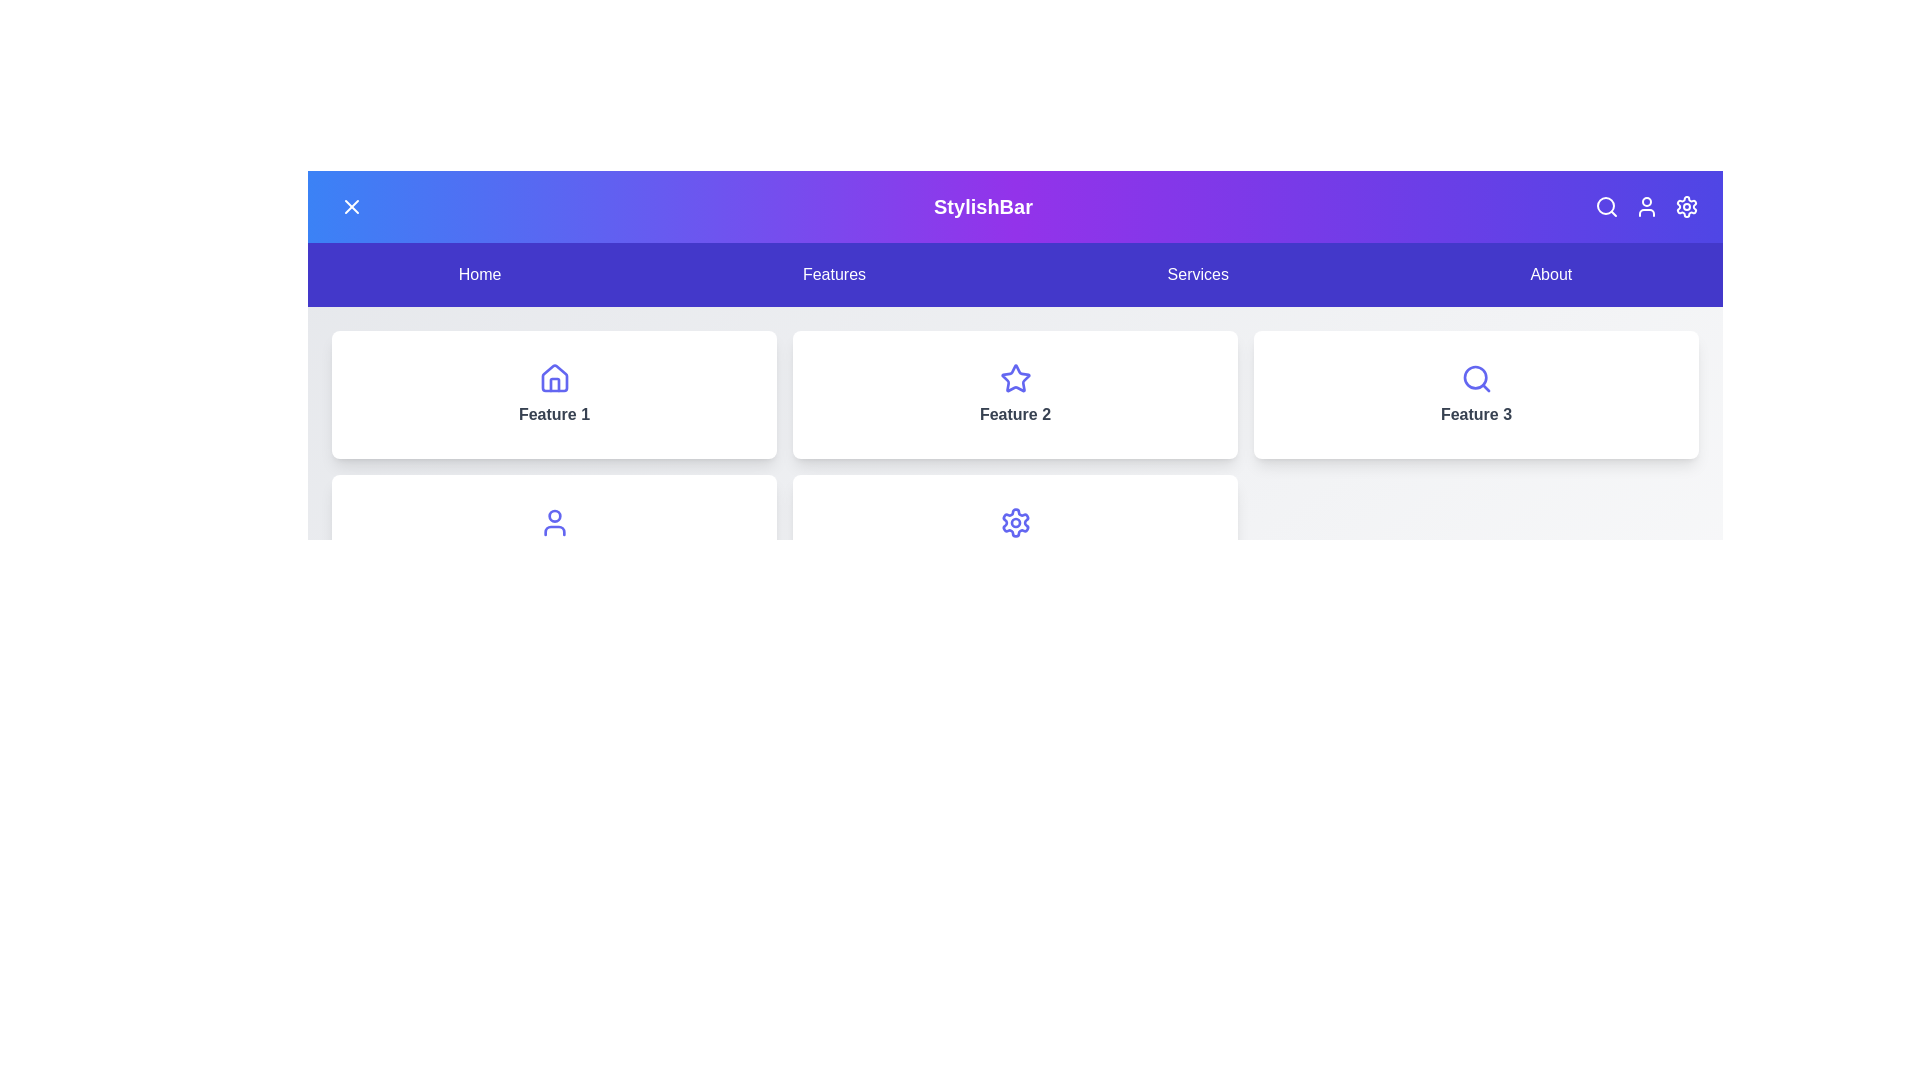 This screenshot has width=1920, height=1080. What do you see at coordinates (1685, 207) in the screenshot?
I see `the Settings icon in the header` at bounding box center [1685, 207].